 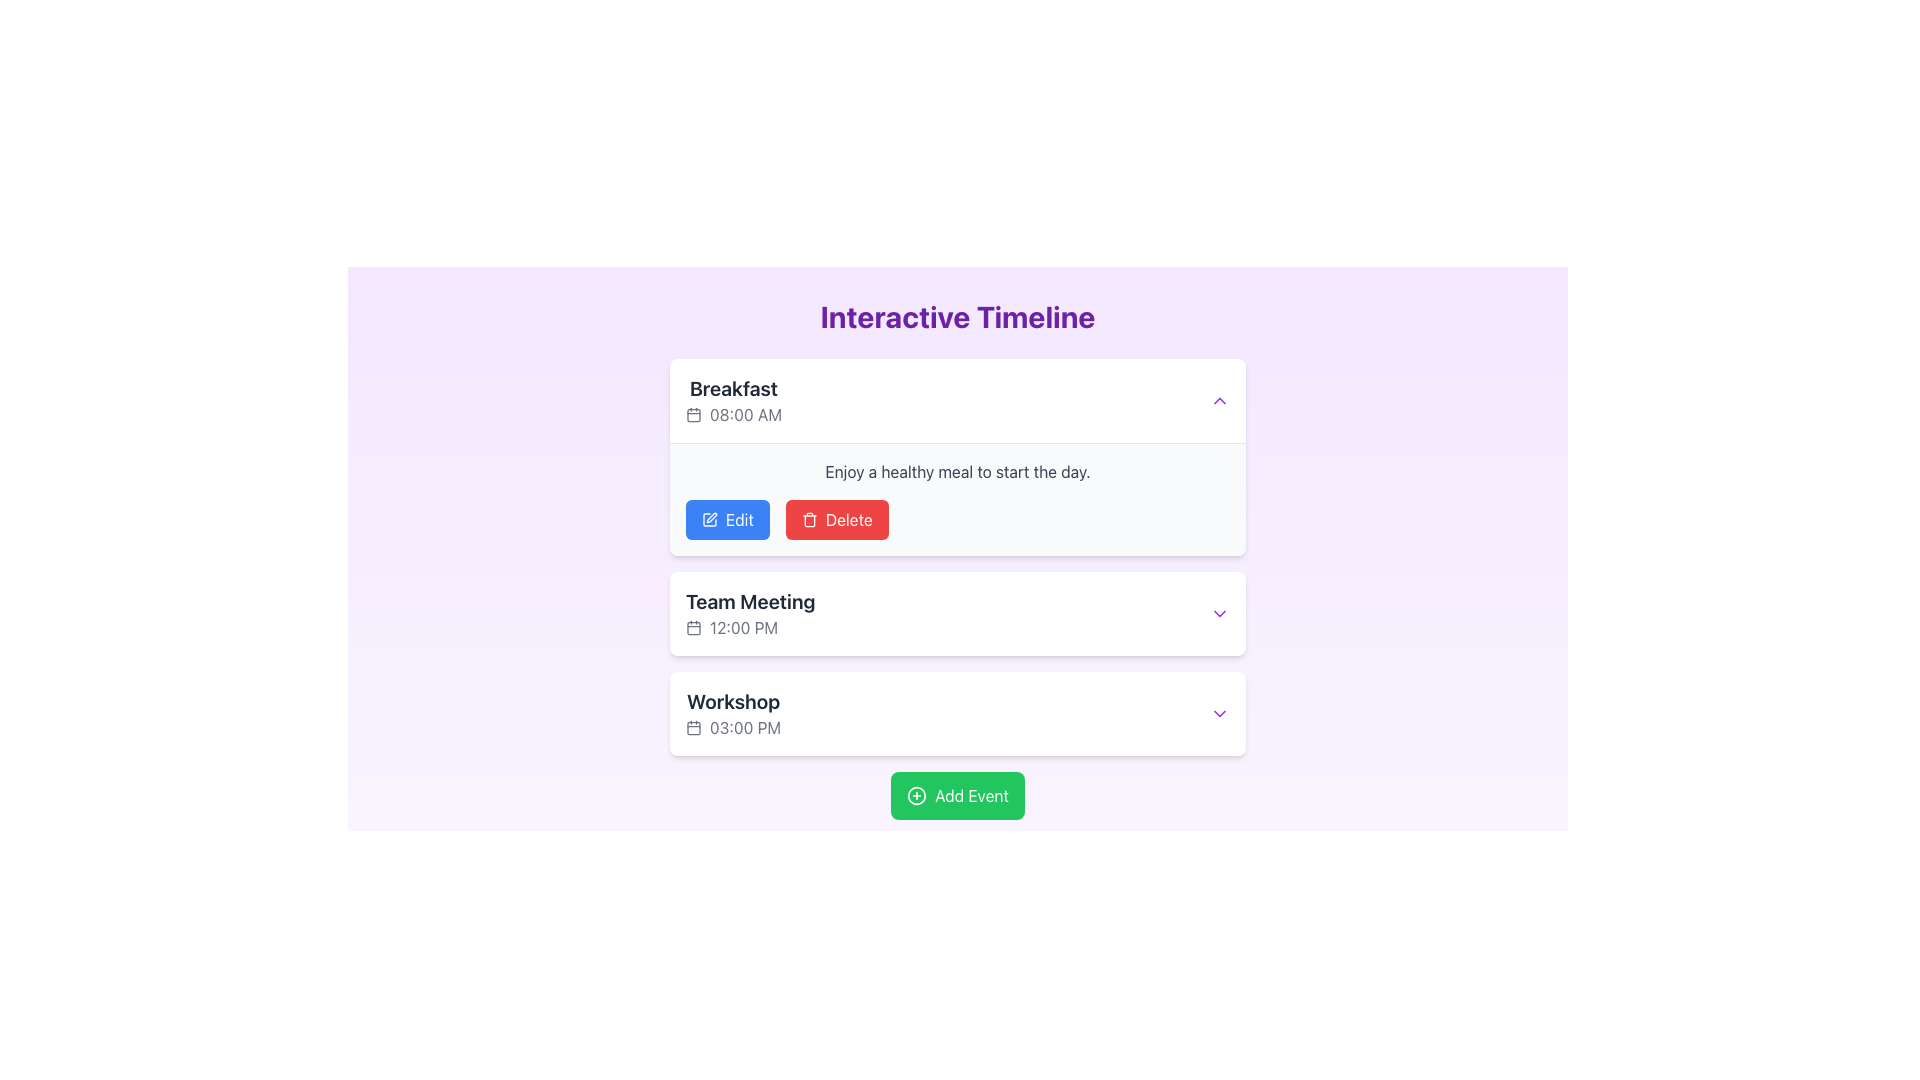 I want to click on the 'Delete' button, so click(x=837, y=519).